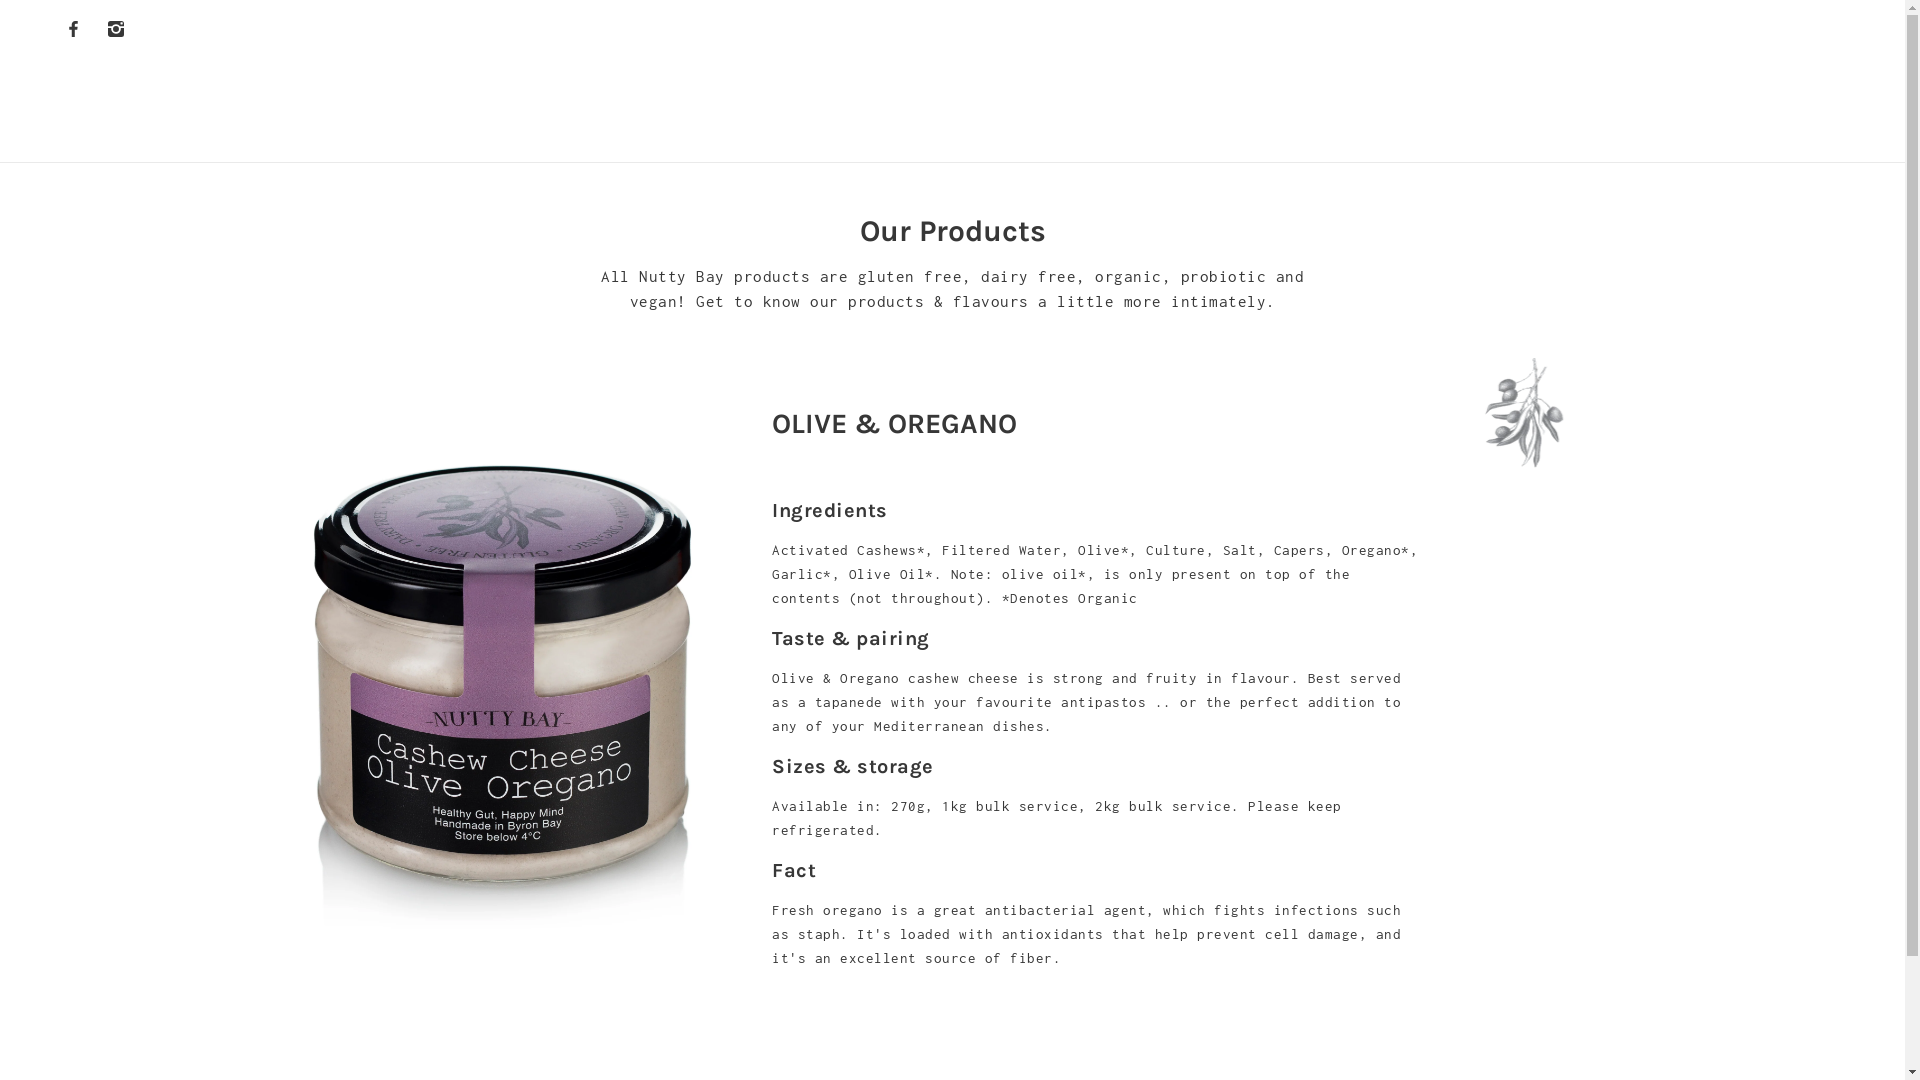 The width and height of the screenshot is (1920, 1080). Describe the element at coordinates (114, 27) in the screenshot. I see `'Instagram'` at that location.